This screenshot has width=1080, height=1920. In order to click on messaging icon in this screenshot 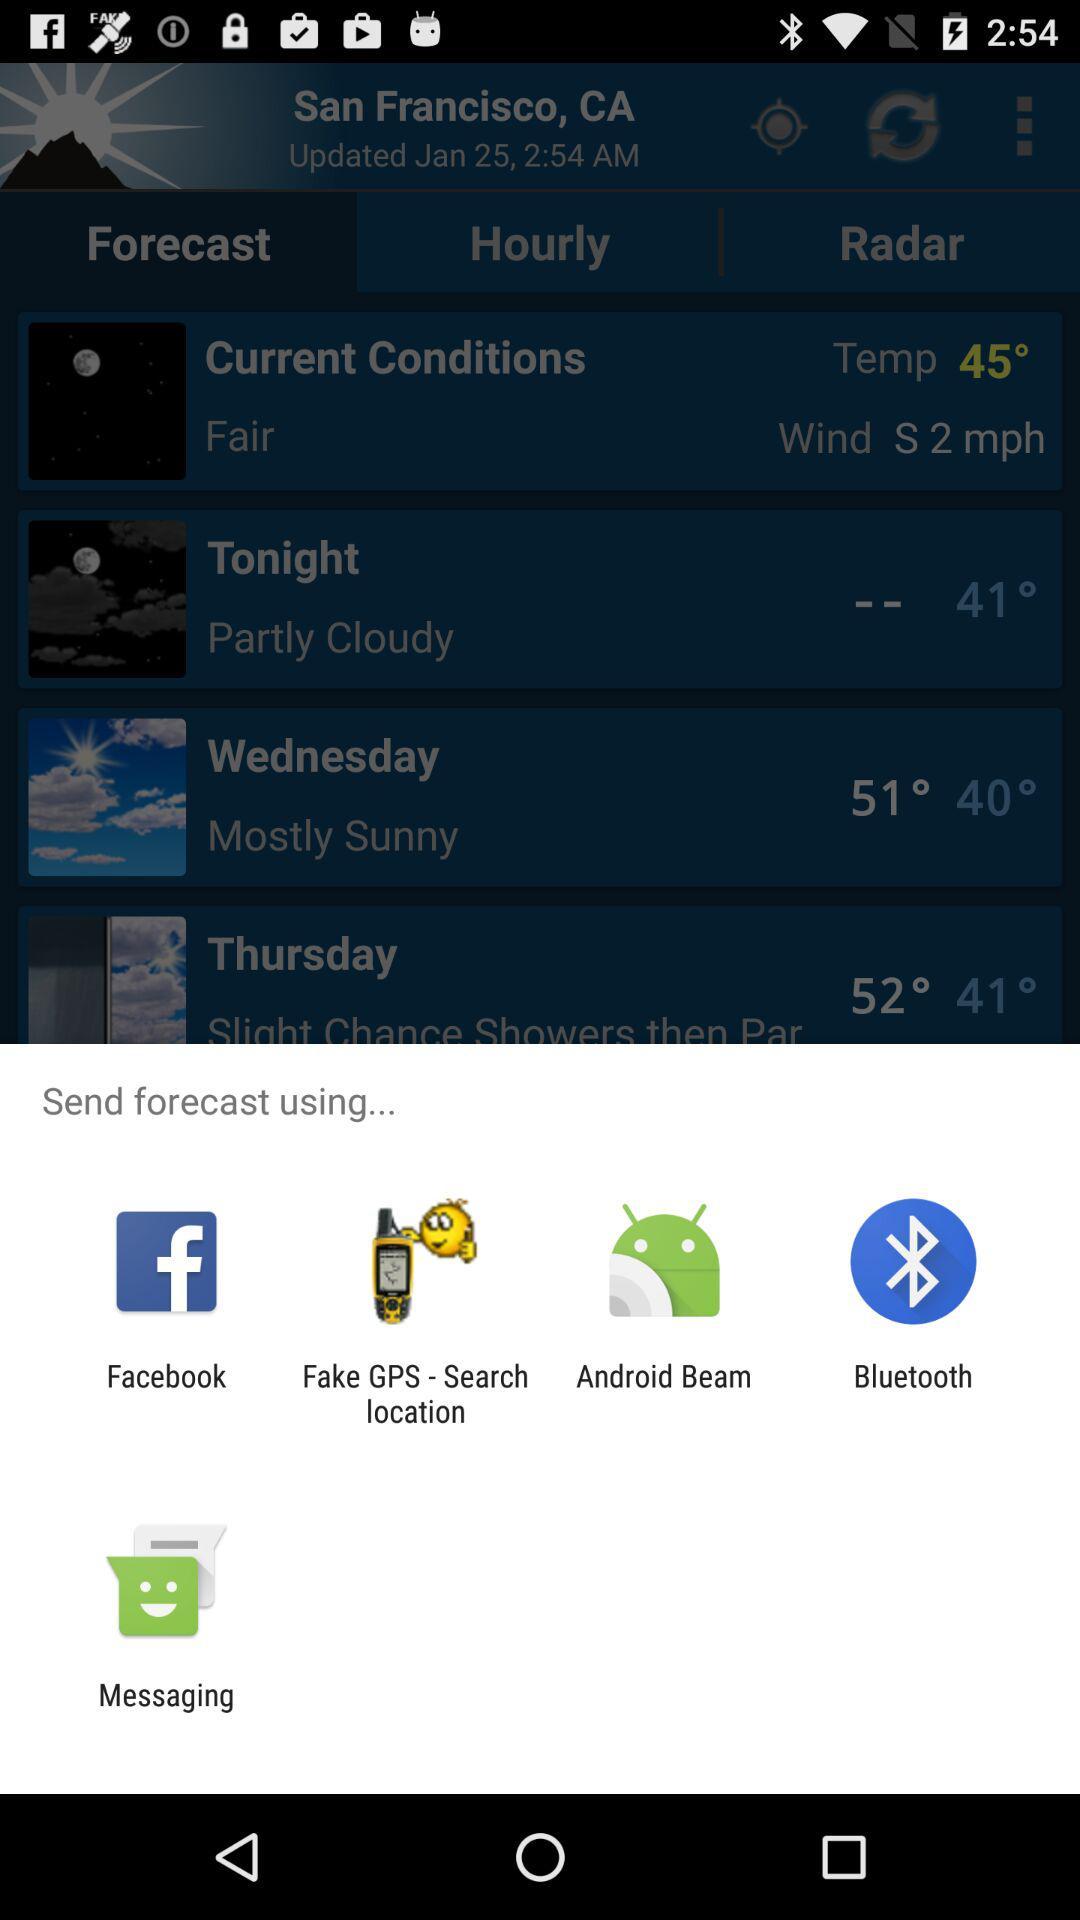, I will do `click(165, 1711)`.